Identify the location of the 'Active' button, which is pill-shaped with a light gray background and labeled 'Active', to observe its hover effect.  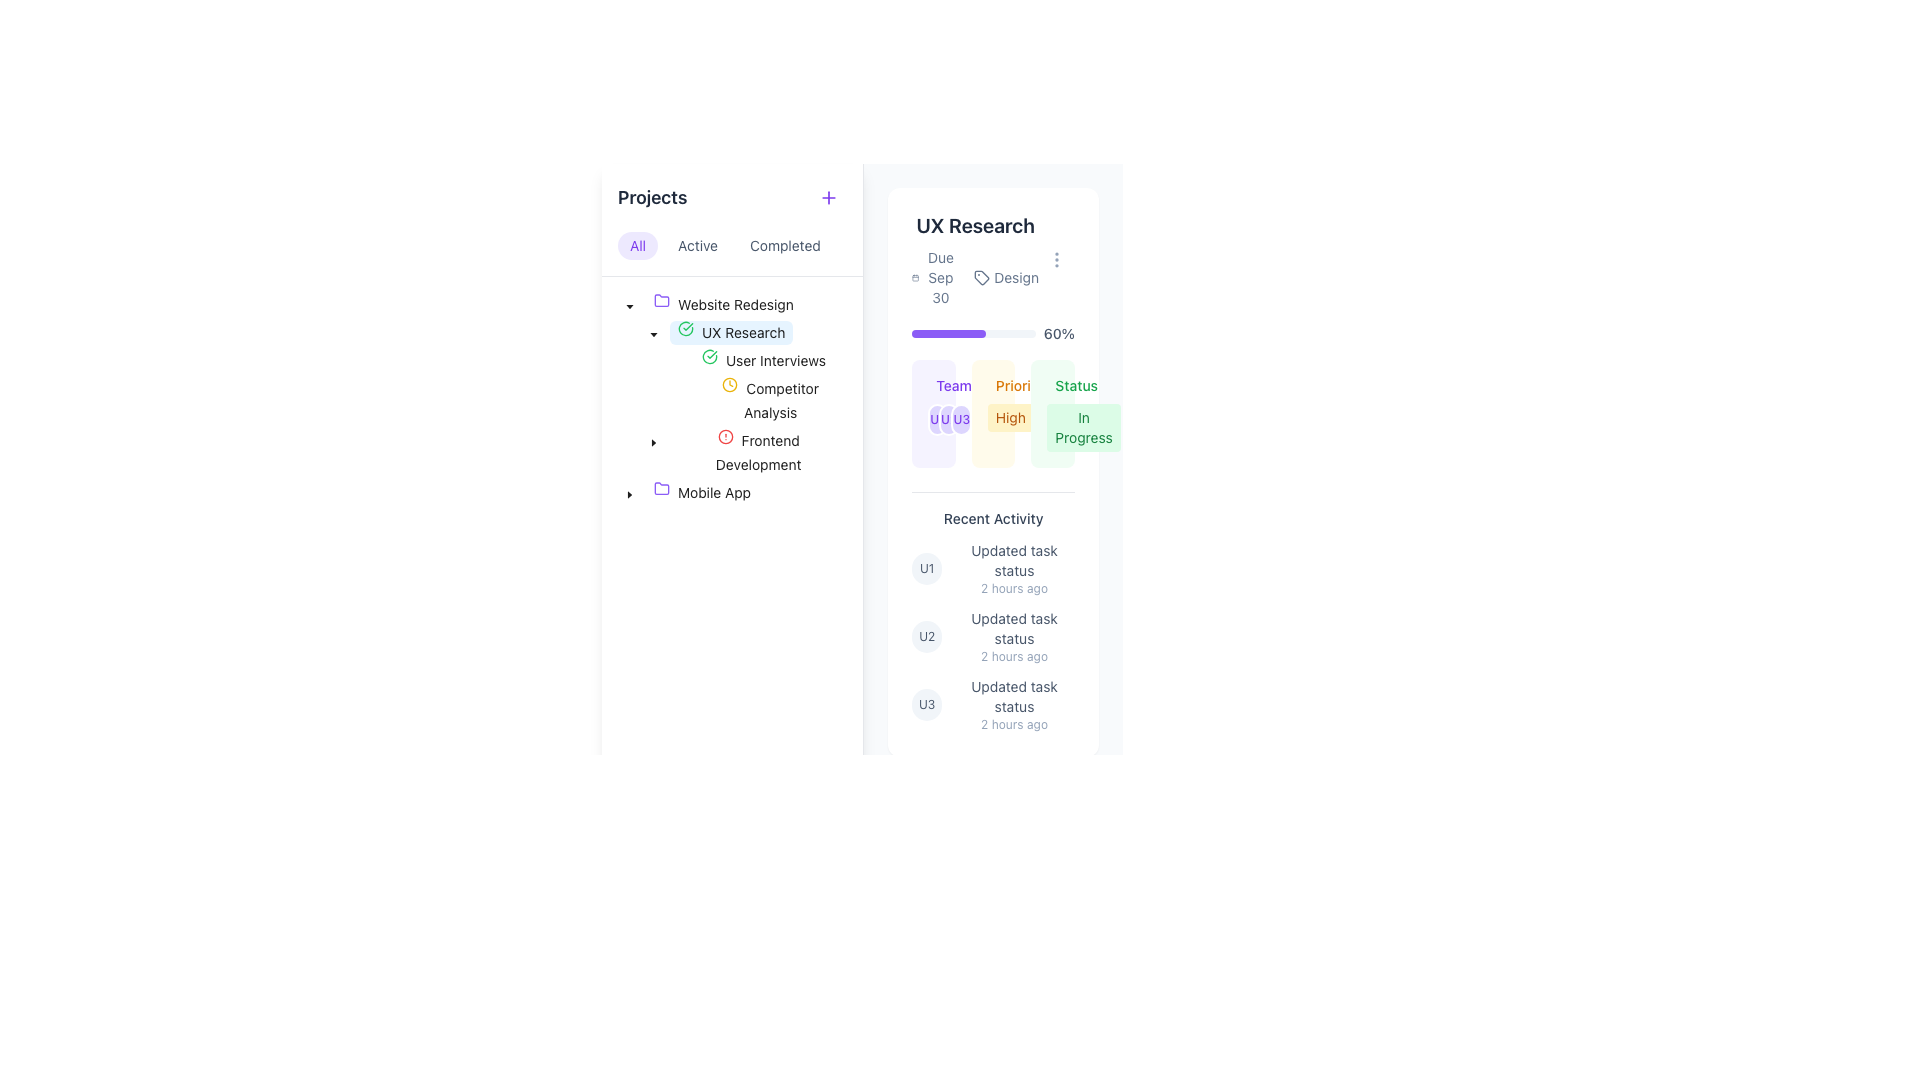
(698, 245).